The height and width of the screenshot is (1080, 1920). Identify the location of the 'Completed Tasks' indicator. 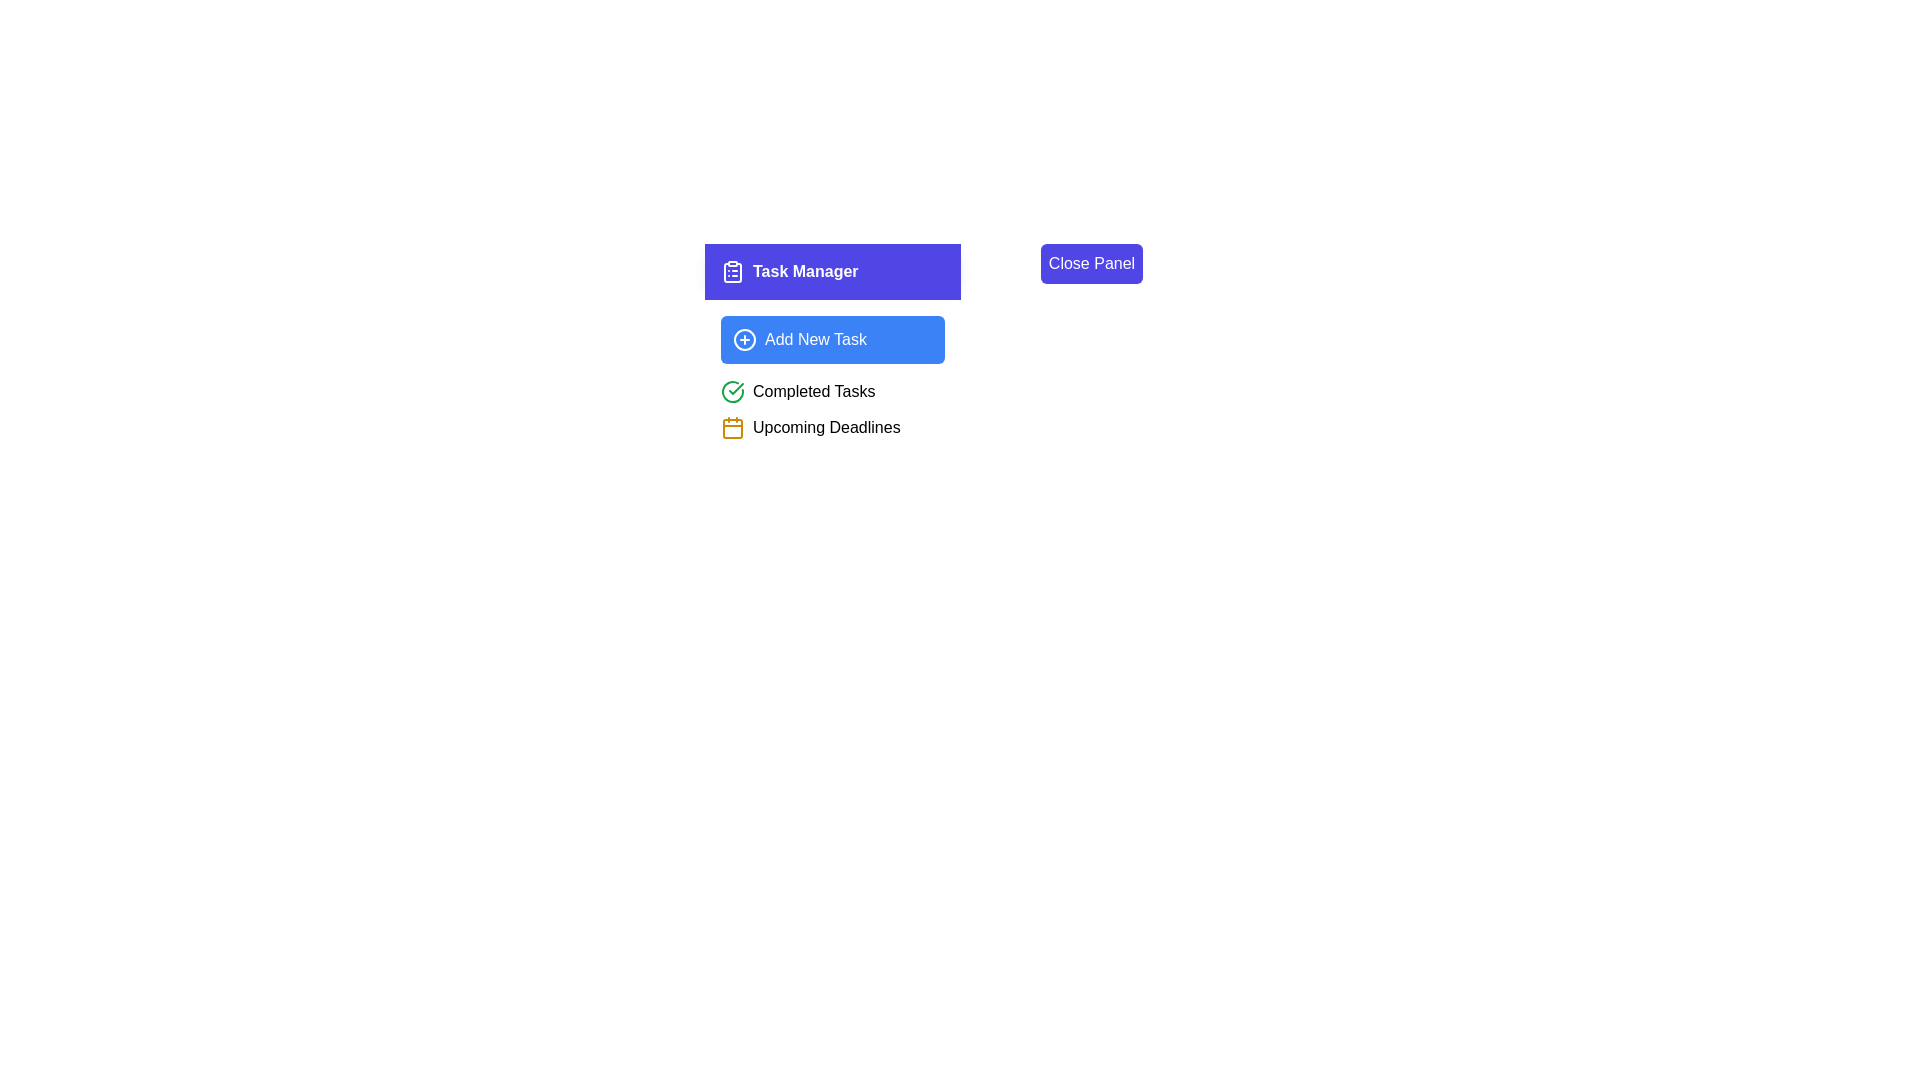
(833, 392).